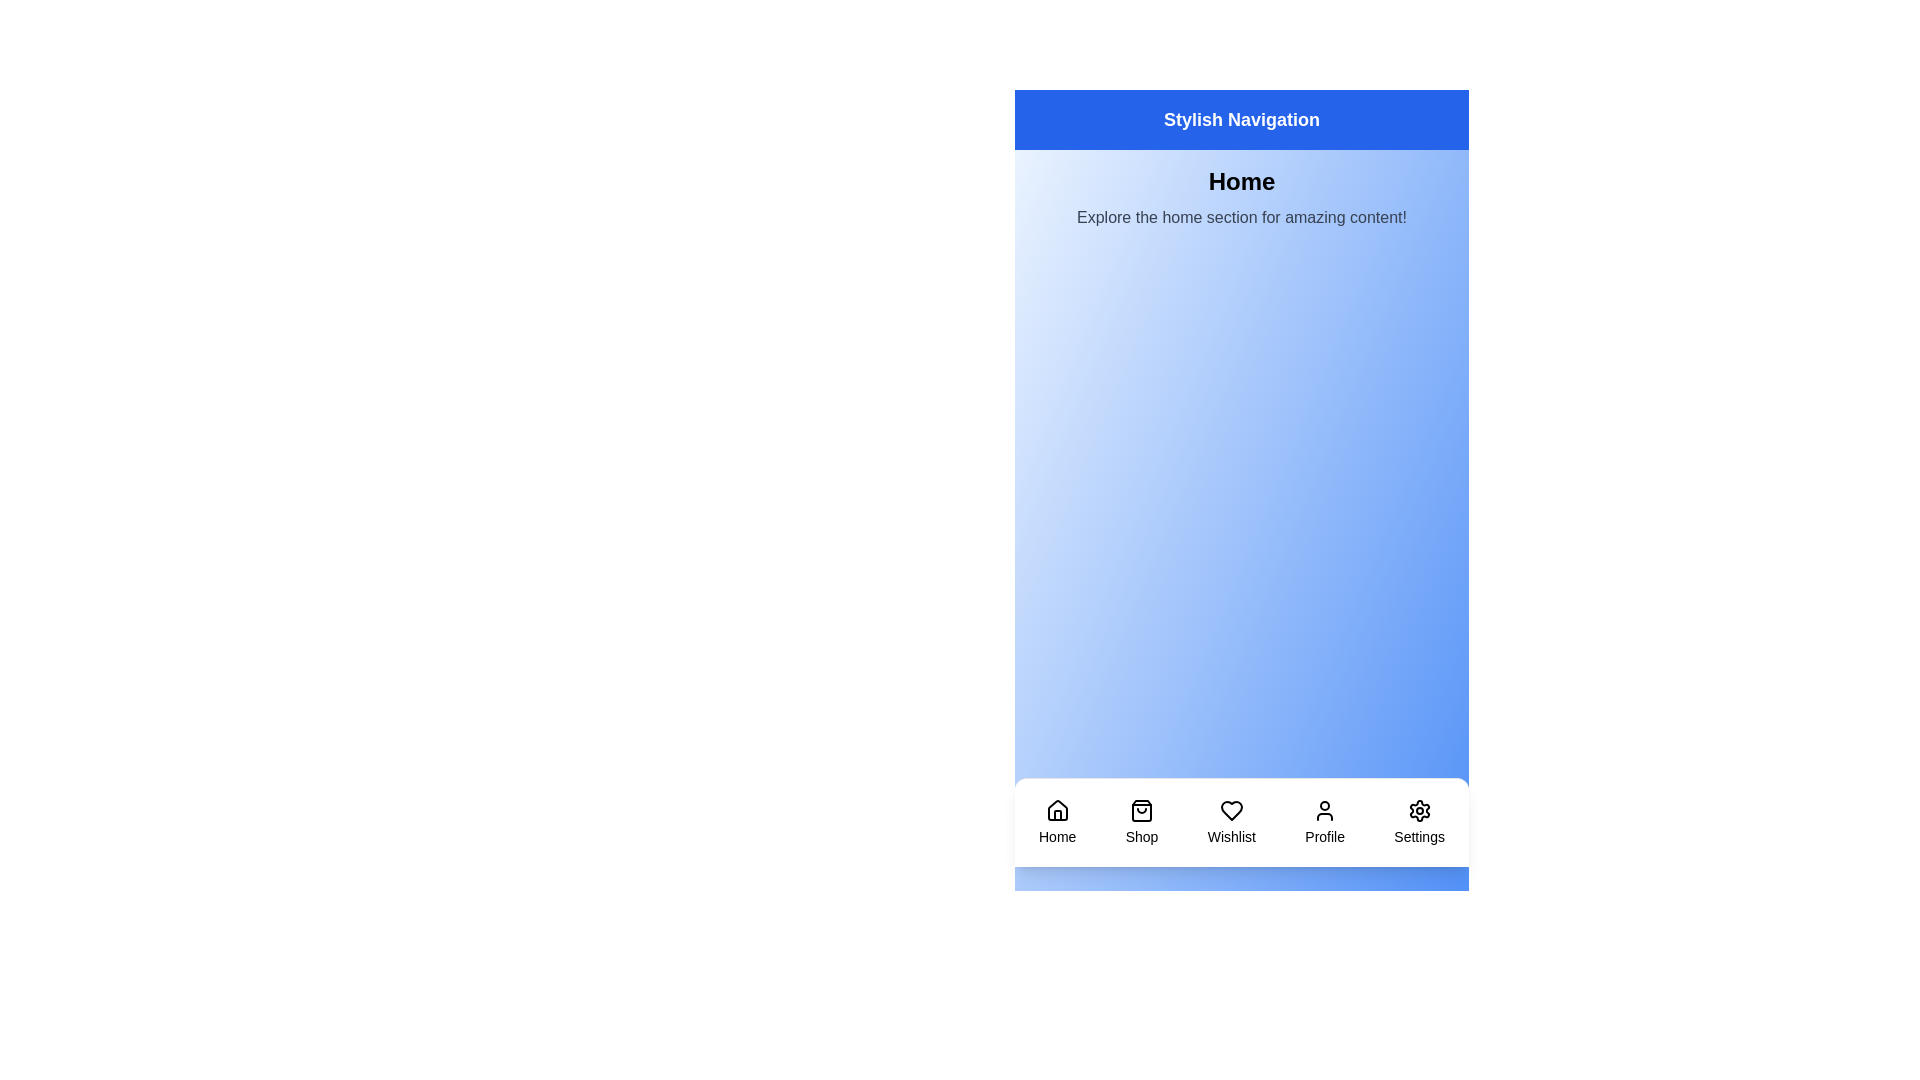  Describe the element at coordinates (1418, 822) in the screenshot. I see `the Settings tab in the bottom navigation bar` at that location.